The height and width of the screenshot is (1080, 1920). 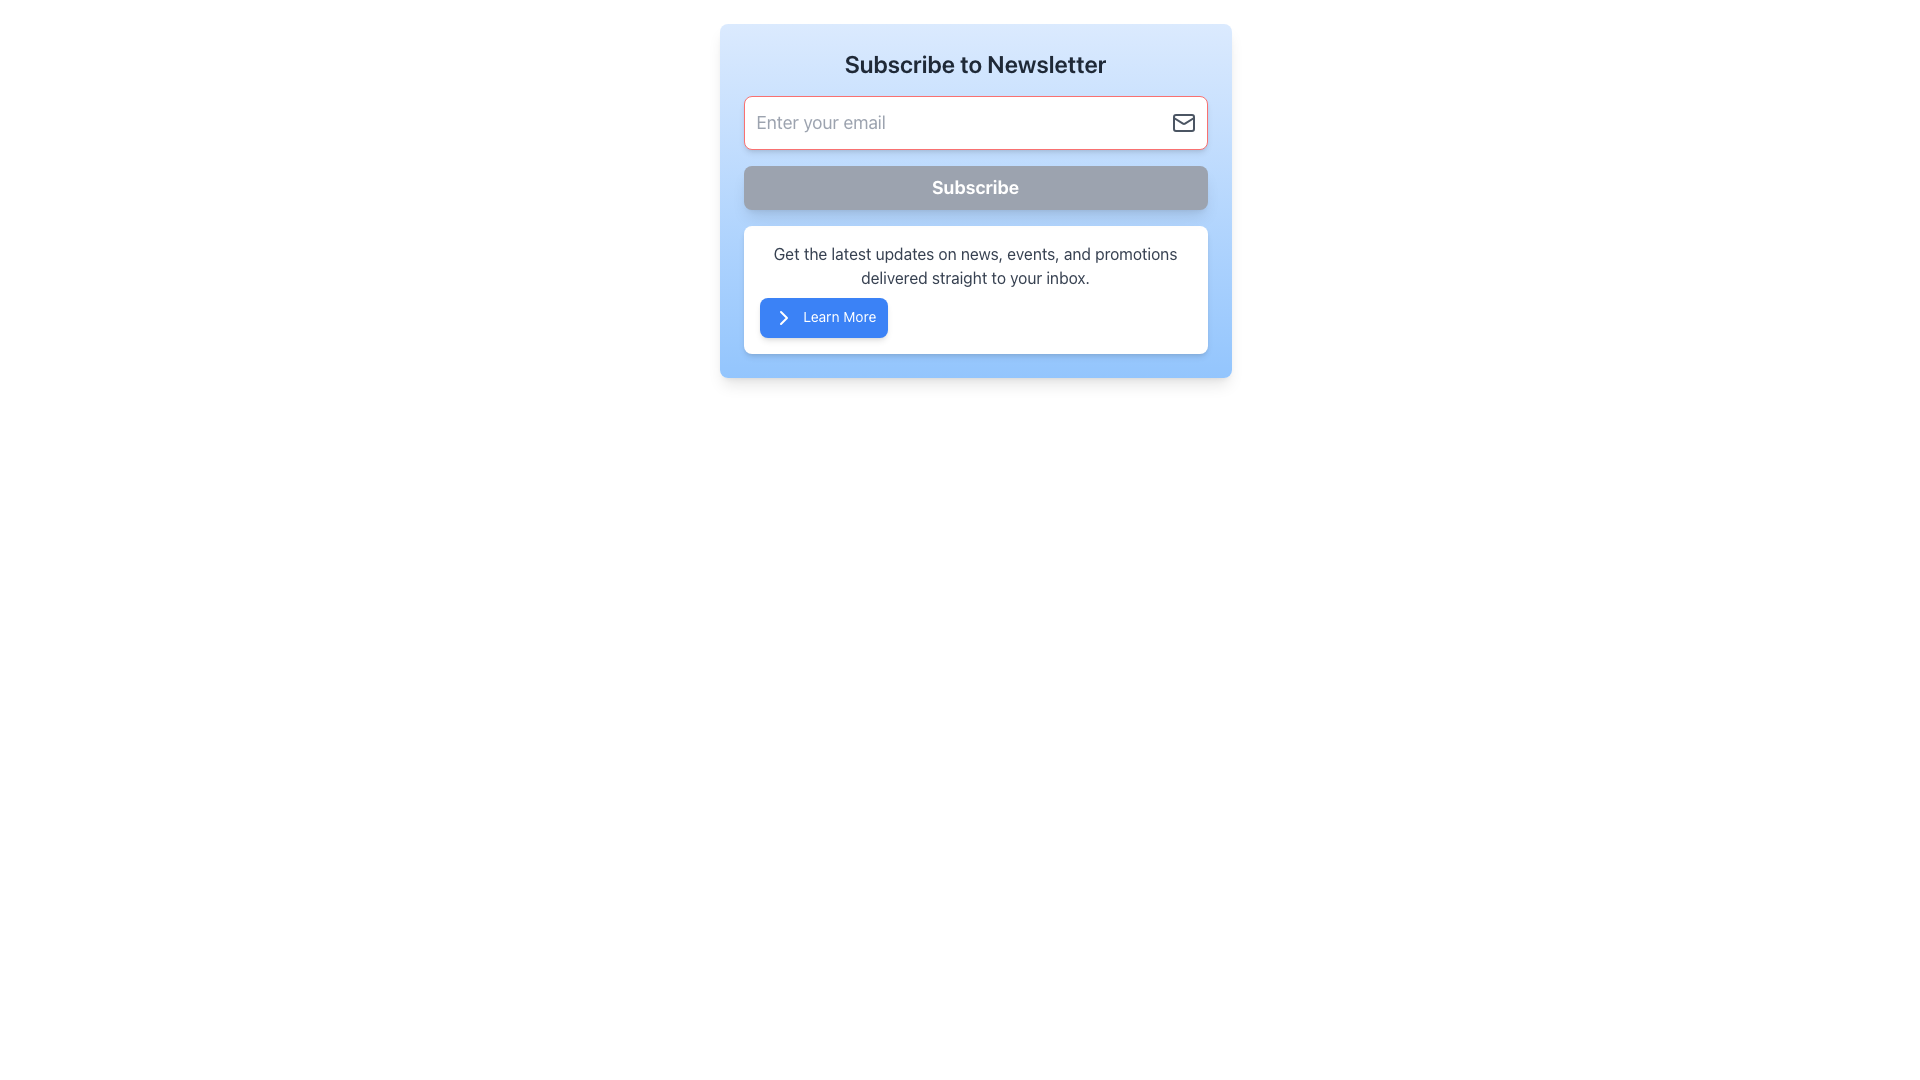 What do you see at coordinates (975, 289) in the screenshot?
I see `the informational panel containing the text message and the 'Learn More' button to read the updates and promotions` at bounding box center [975, 289].